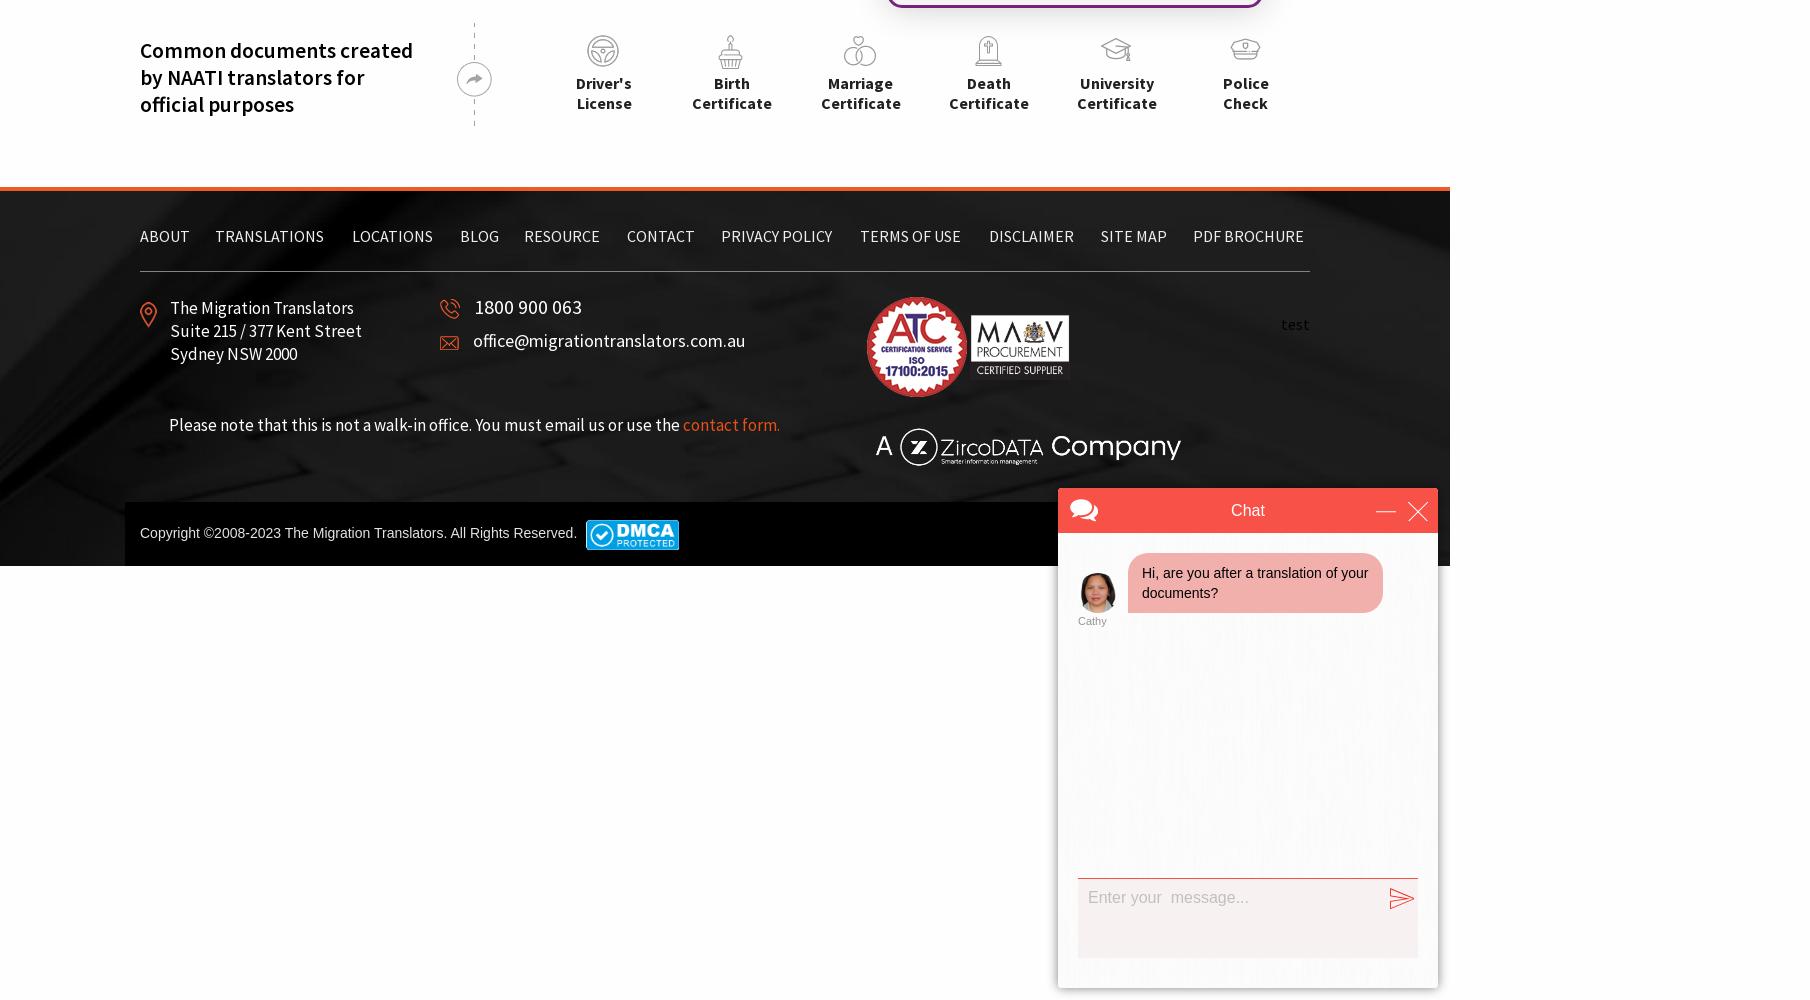 Image resolution: width=1810 pixels, height=1000 pixels. Describe the element at coordinates (233, 353) in the screenshot. I see `'Sydney NSW 2000'` at that location.